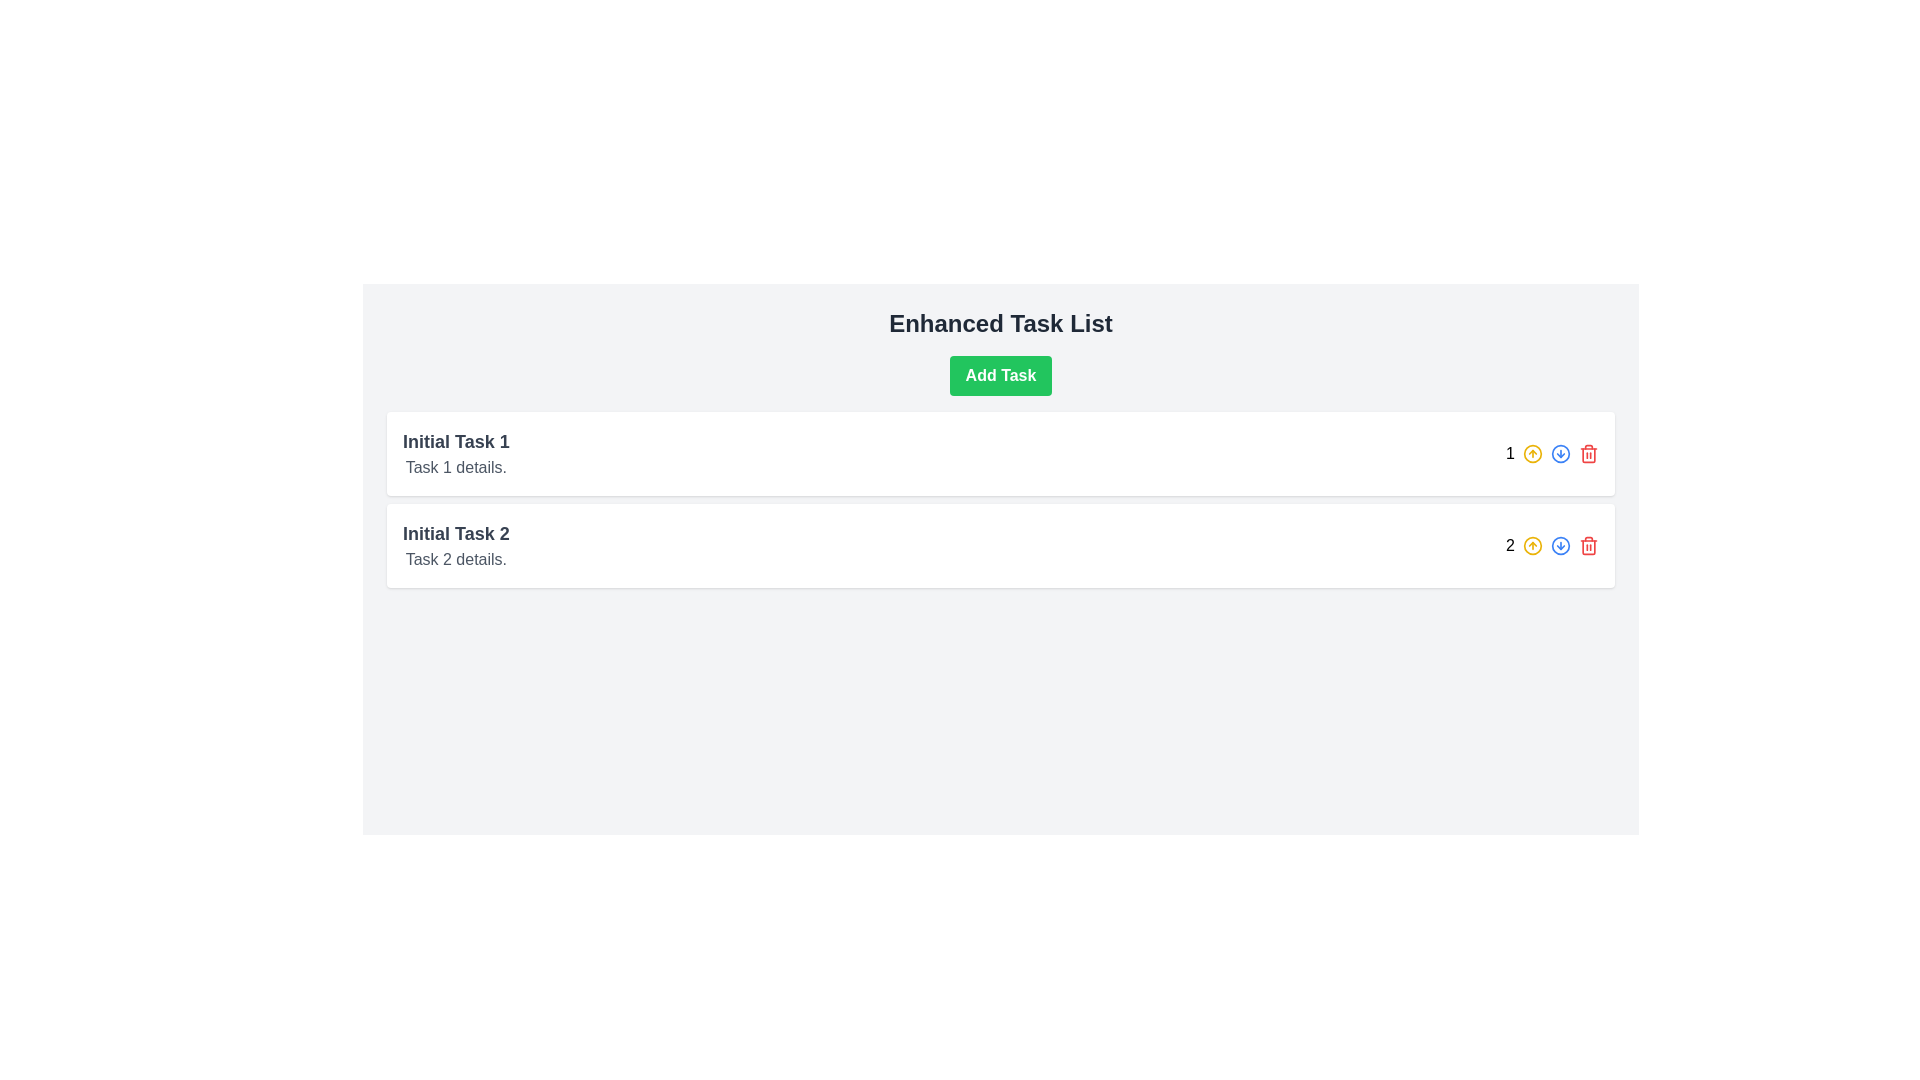  I want to click on the label that indicates the identifier or sequence number for Task 2, which is aligned leftmost in the action area of the second task card, so click(1551, 546).